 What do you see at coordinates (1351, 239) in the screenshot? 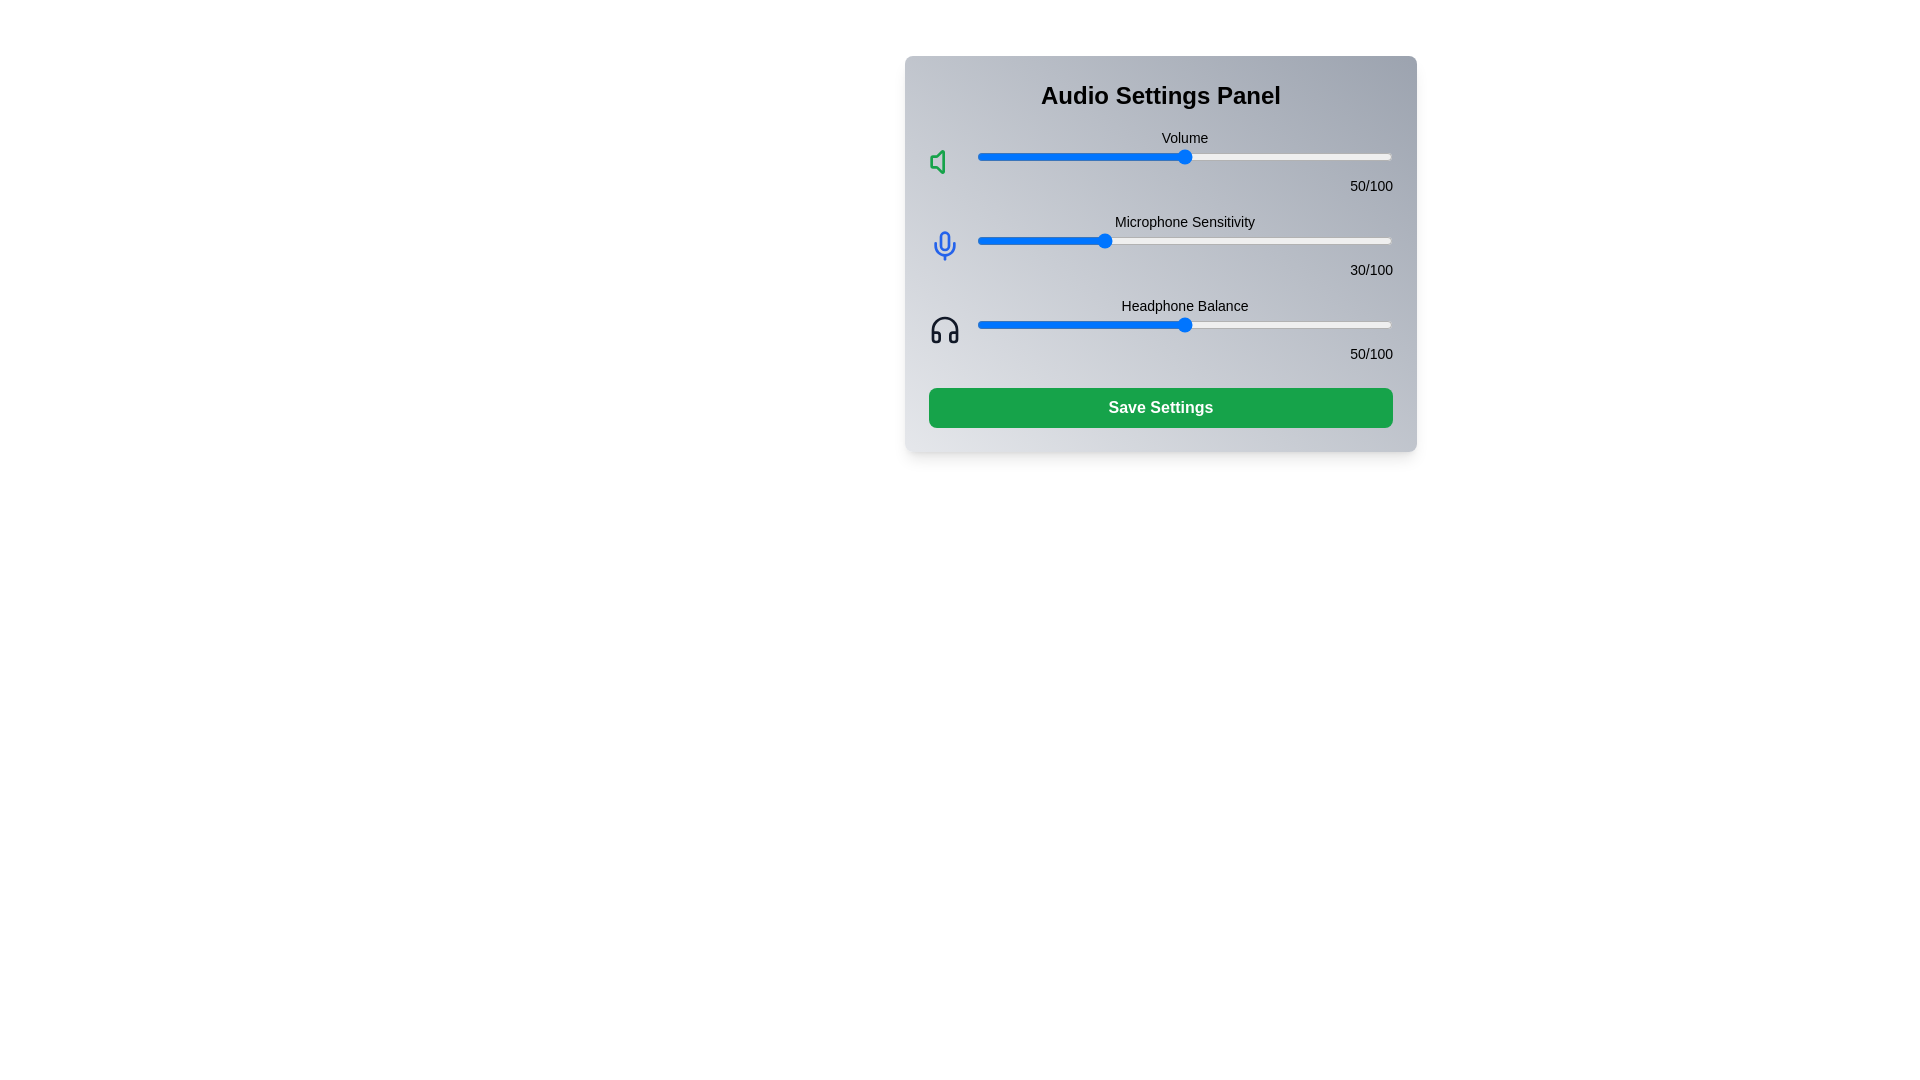
I see `the microphone sensitivity` at bounding box center [1351, 239].